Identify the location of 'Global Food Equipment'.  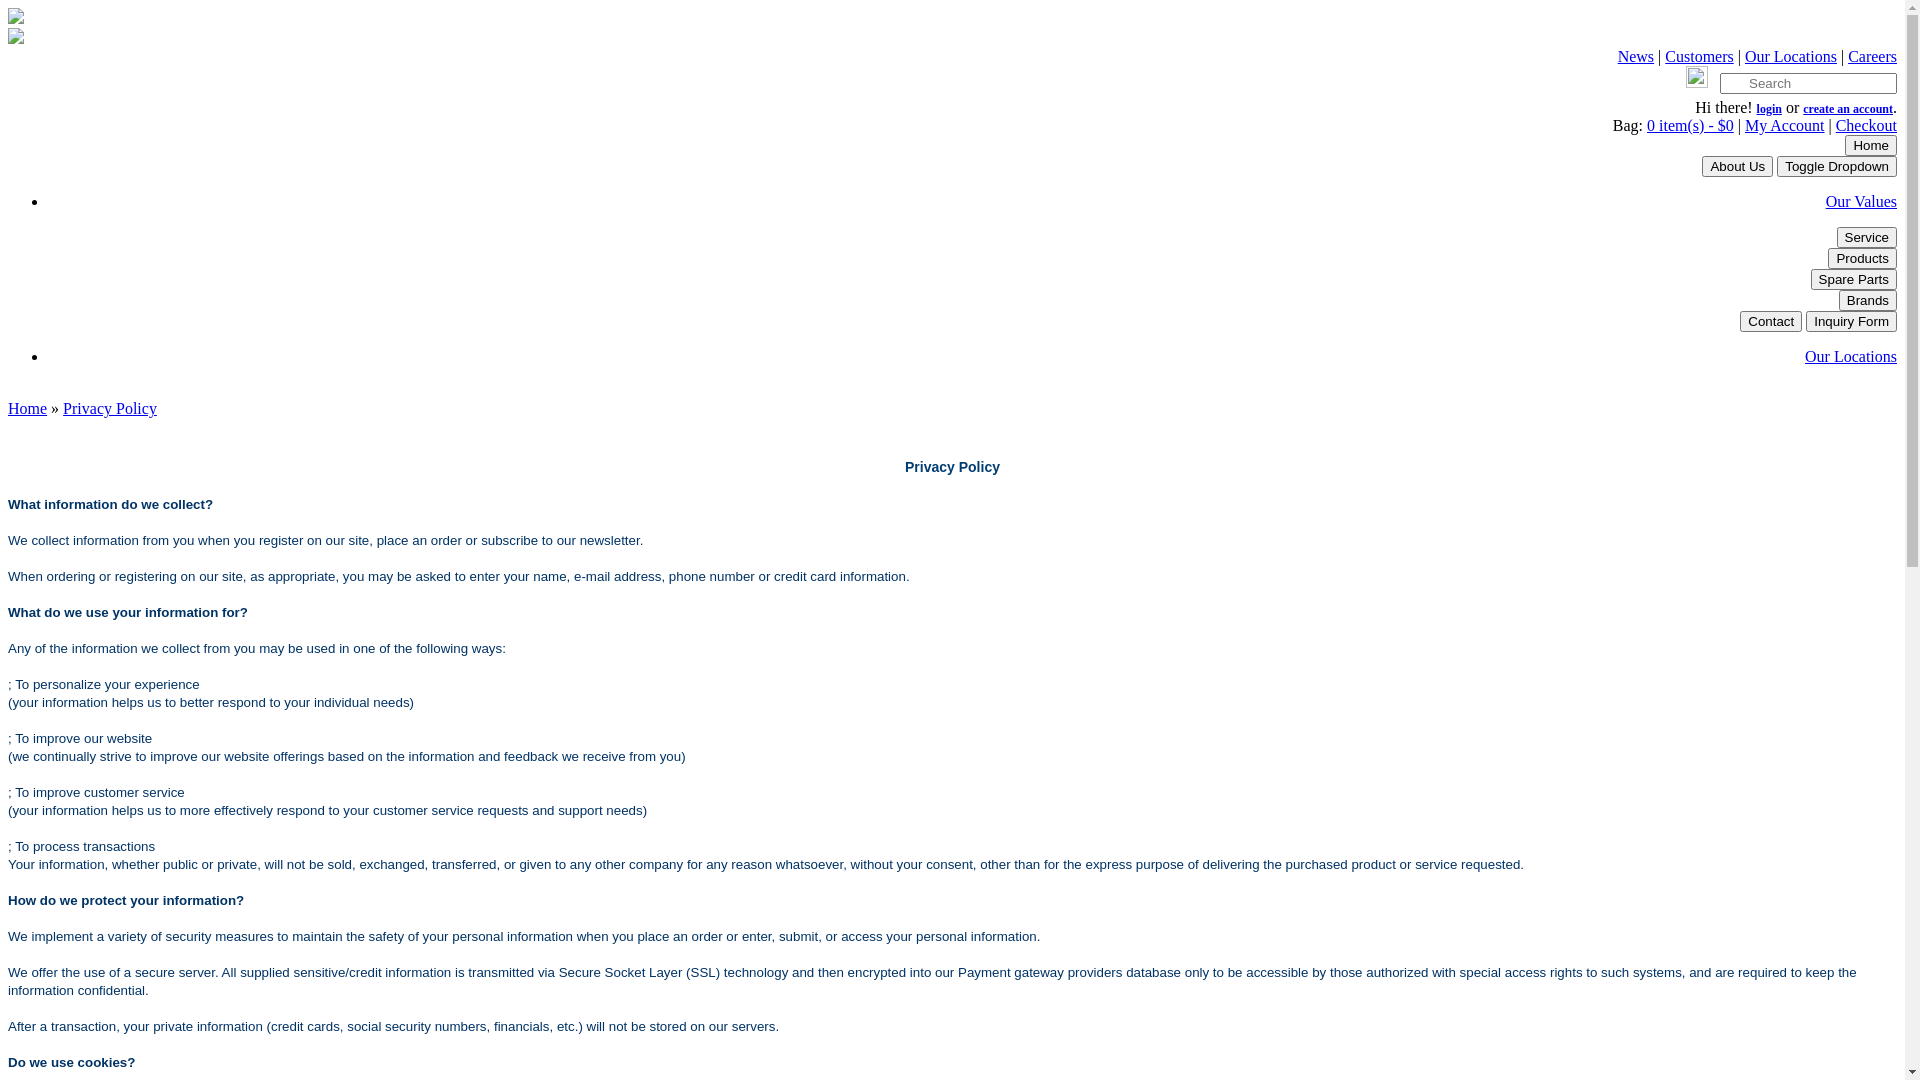
(15, 18).